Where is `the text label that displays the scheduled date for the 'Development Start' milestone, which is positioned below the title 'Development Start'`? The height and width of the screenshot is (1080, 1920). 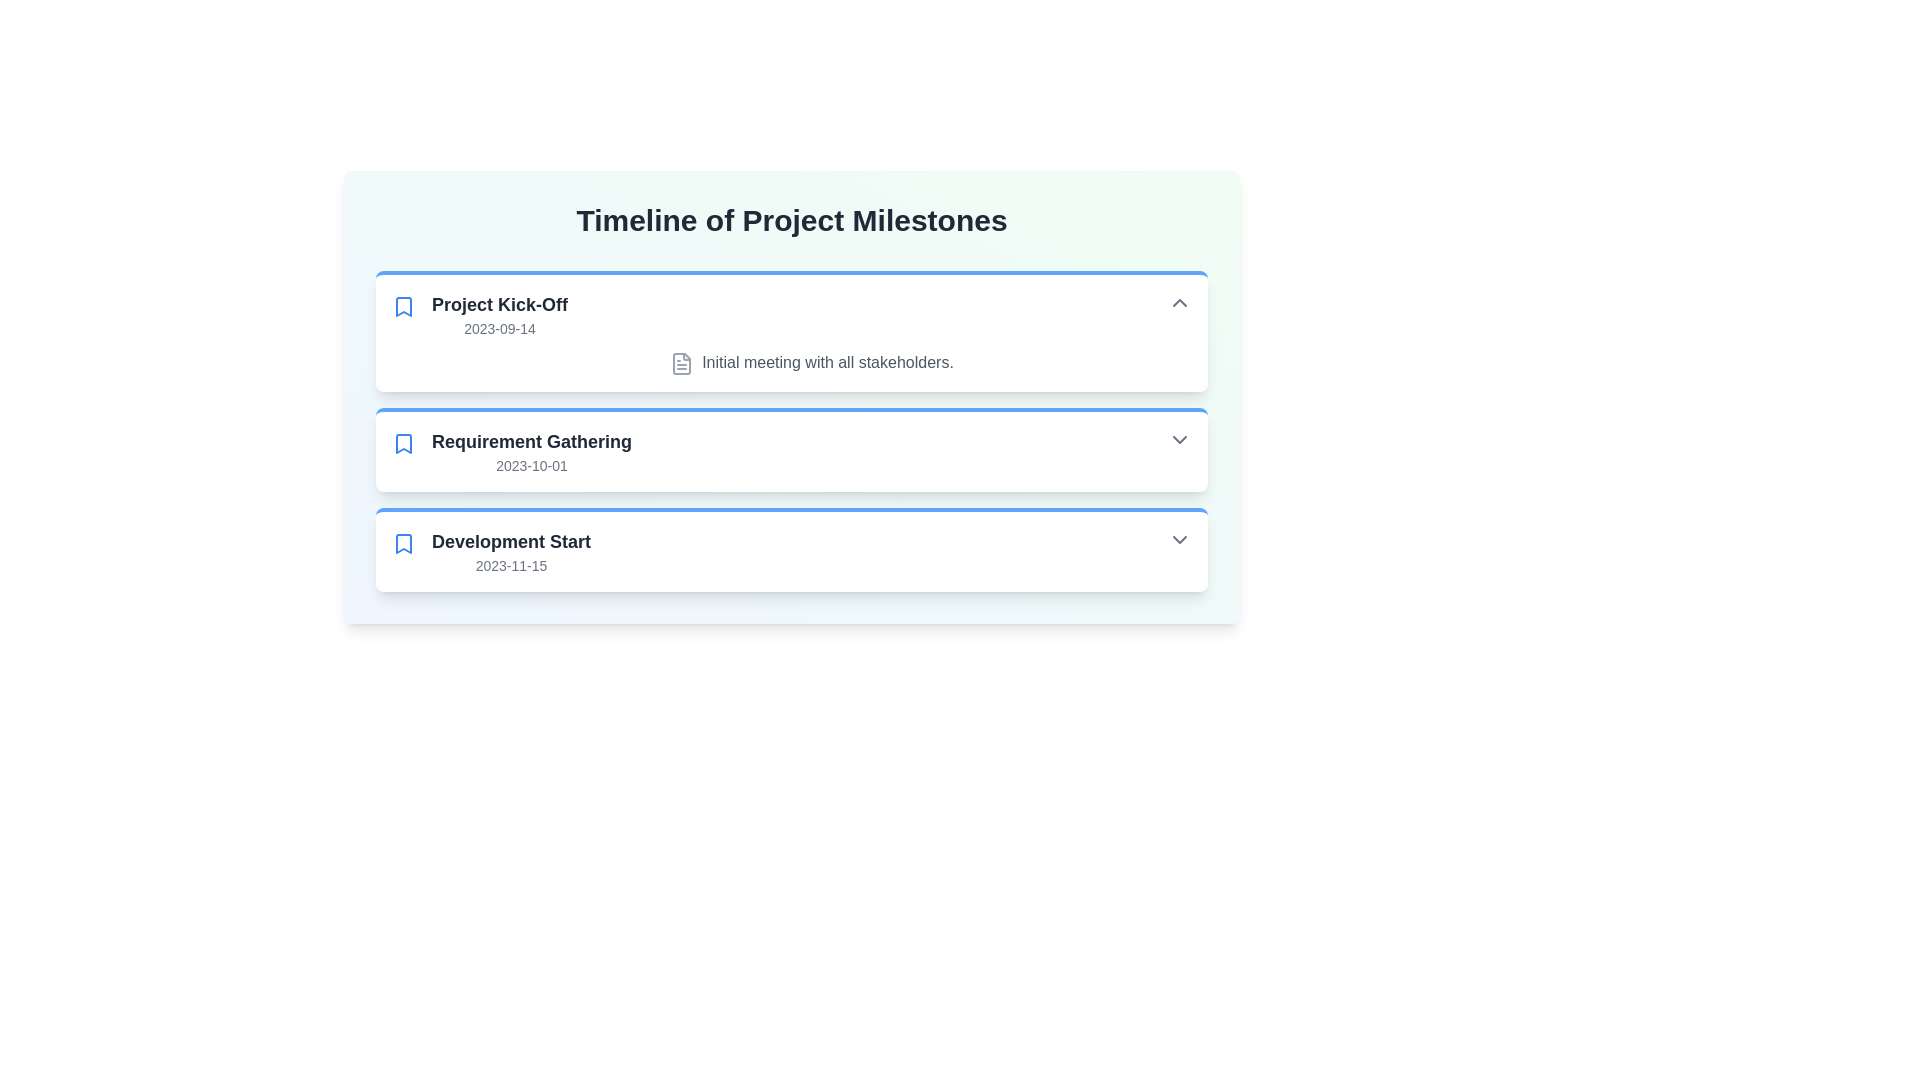
the text label that displays the scheduled date for the 'Development Start' milestone, which is positioned below the title 'Development Start' is located at coordinates (511, 565).